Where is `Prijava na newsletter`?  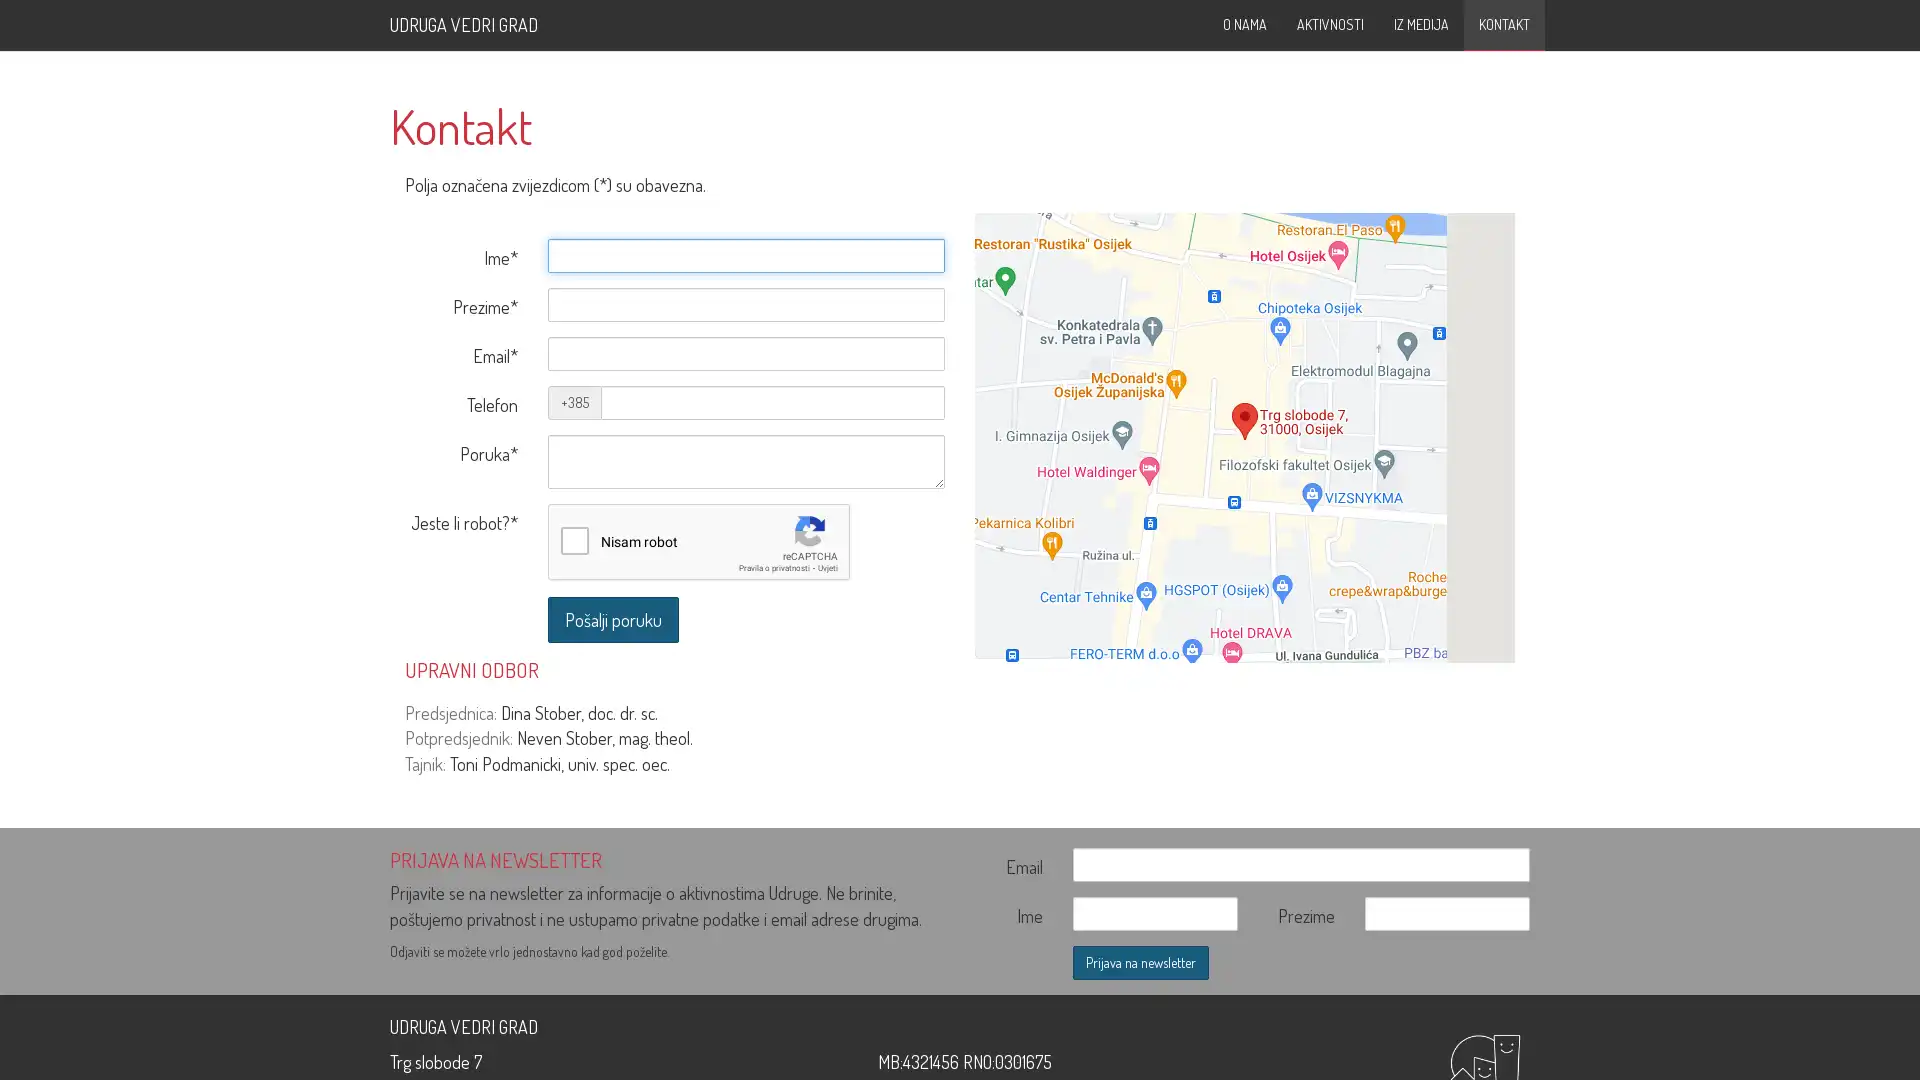 Prijava na newsletter is located at coordinates (1140, 960).